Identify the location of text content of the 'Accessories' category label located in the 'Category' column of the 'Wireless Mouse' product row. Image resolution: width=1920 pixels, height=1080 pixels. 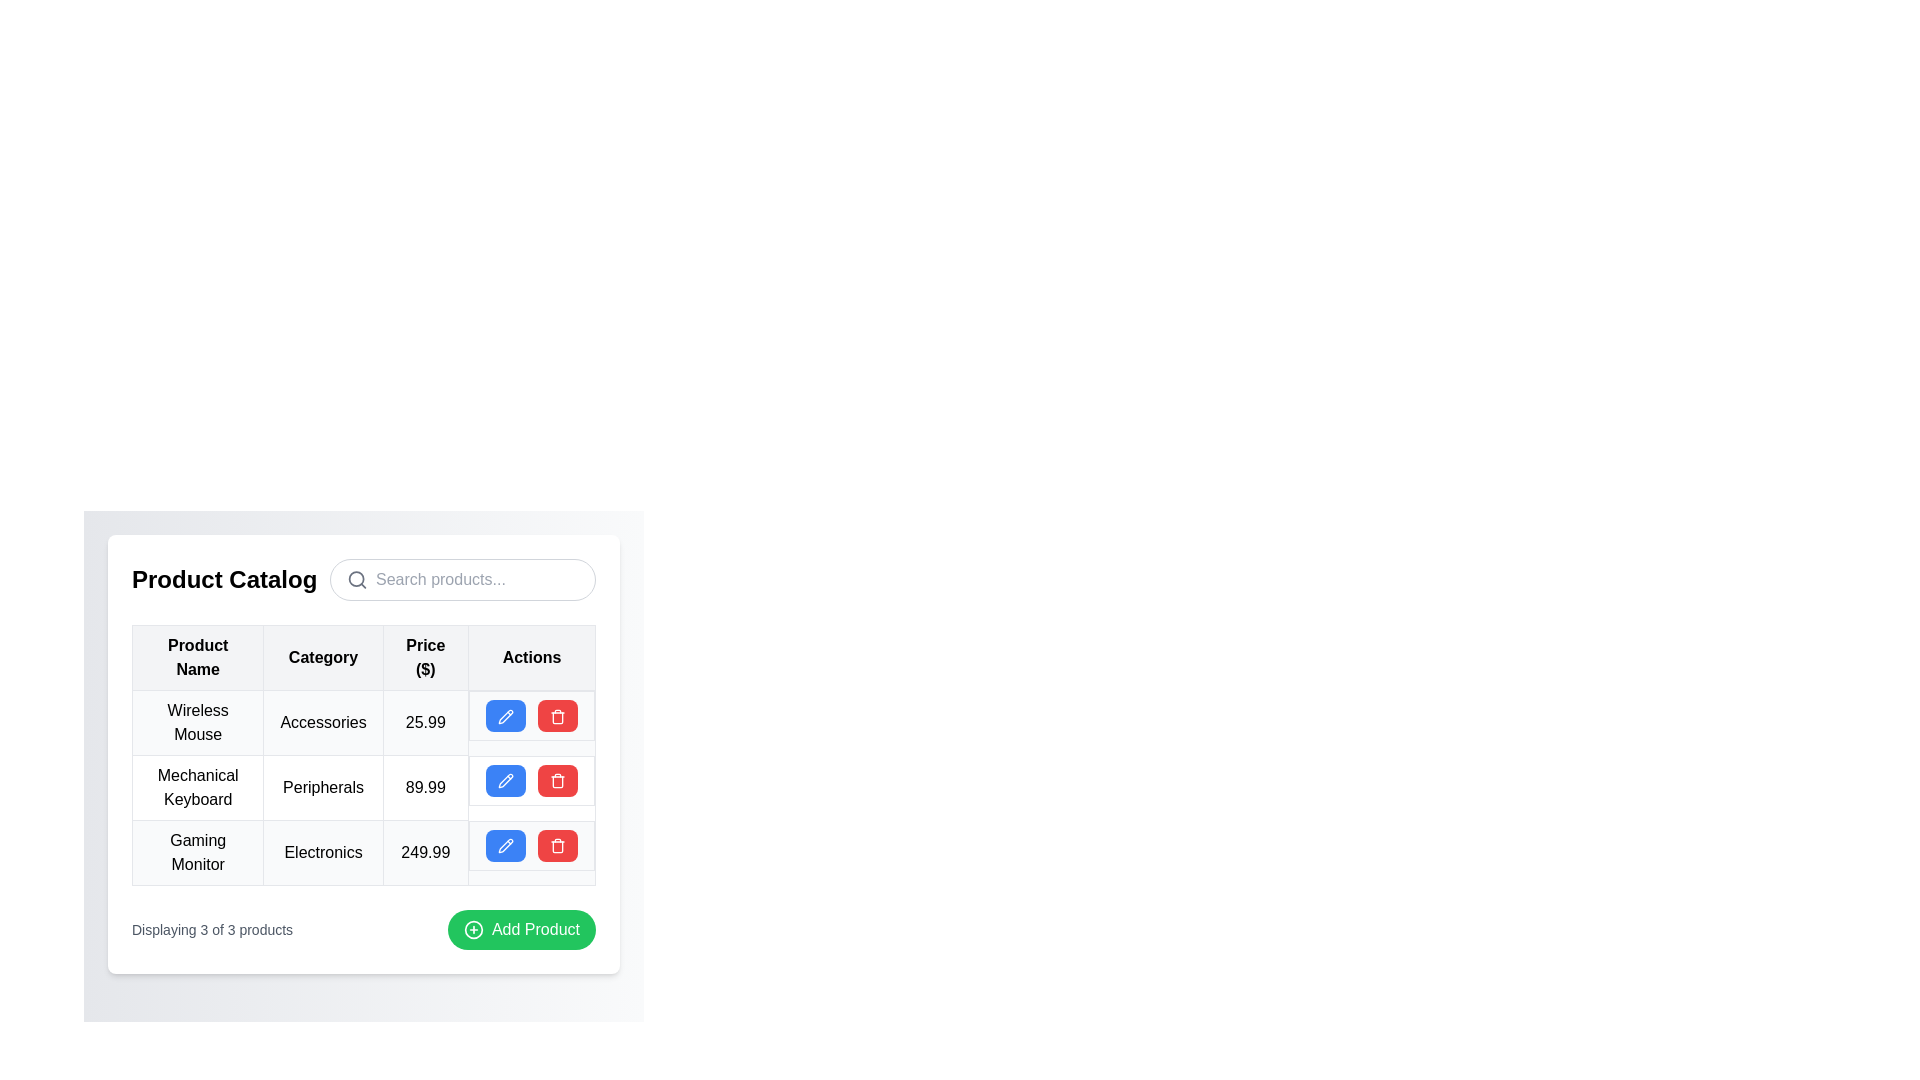
(323, 722).